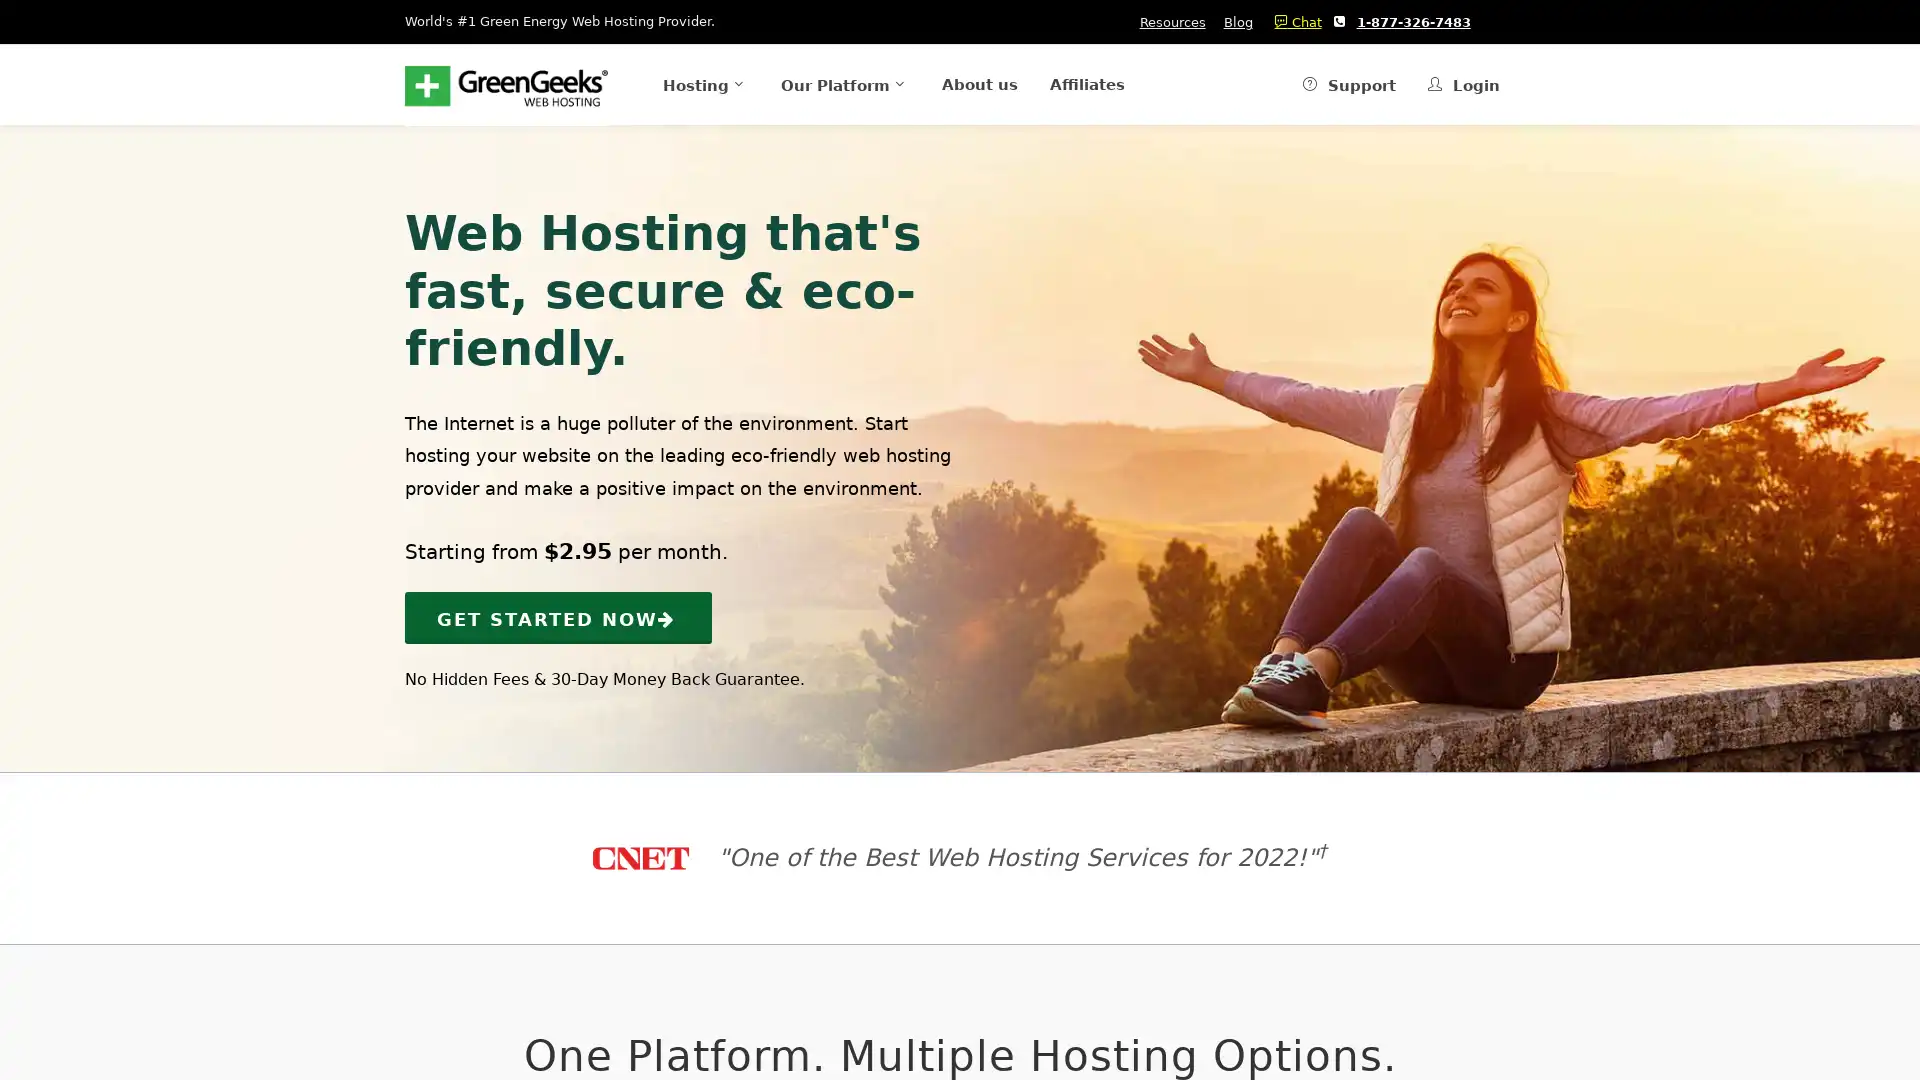 The height and width of the screenshot is (1080, 1920). I want to click on Menu, so click(670, 83).